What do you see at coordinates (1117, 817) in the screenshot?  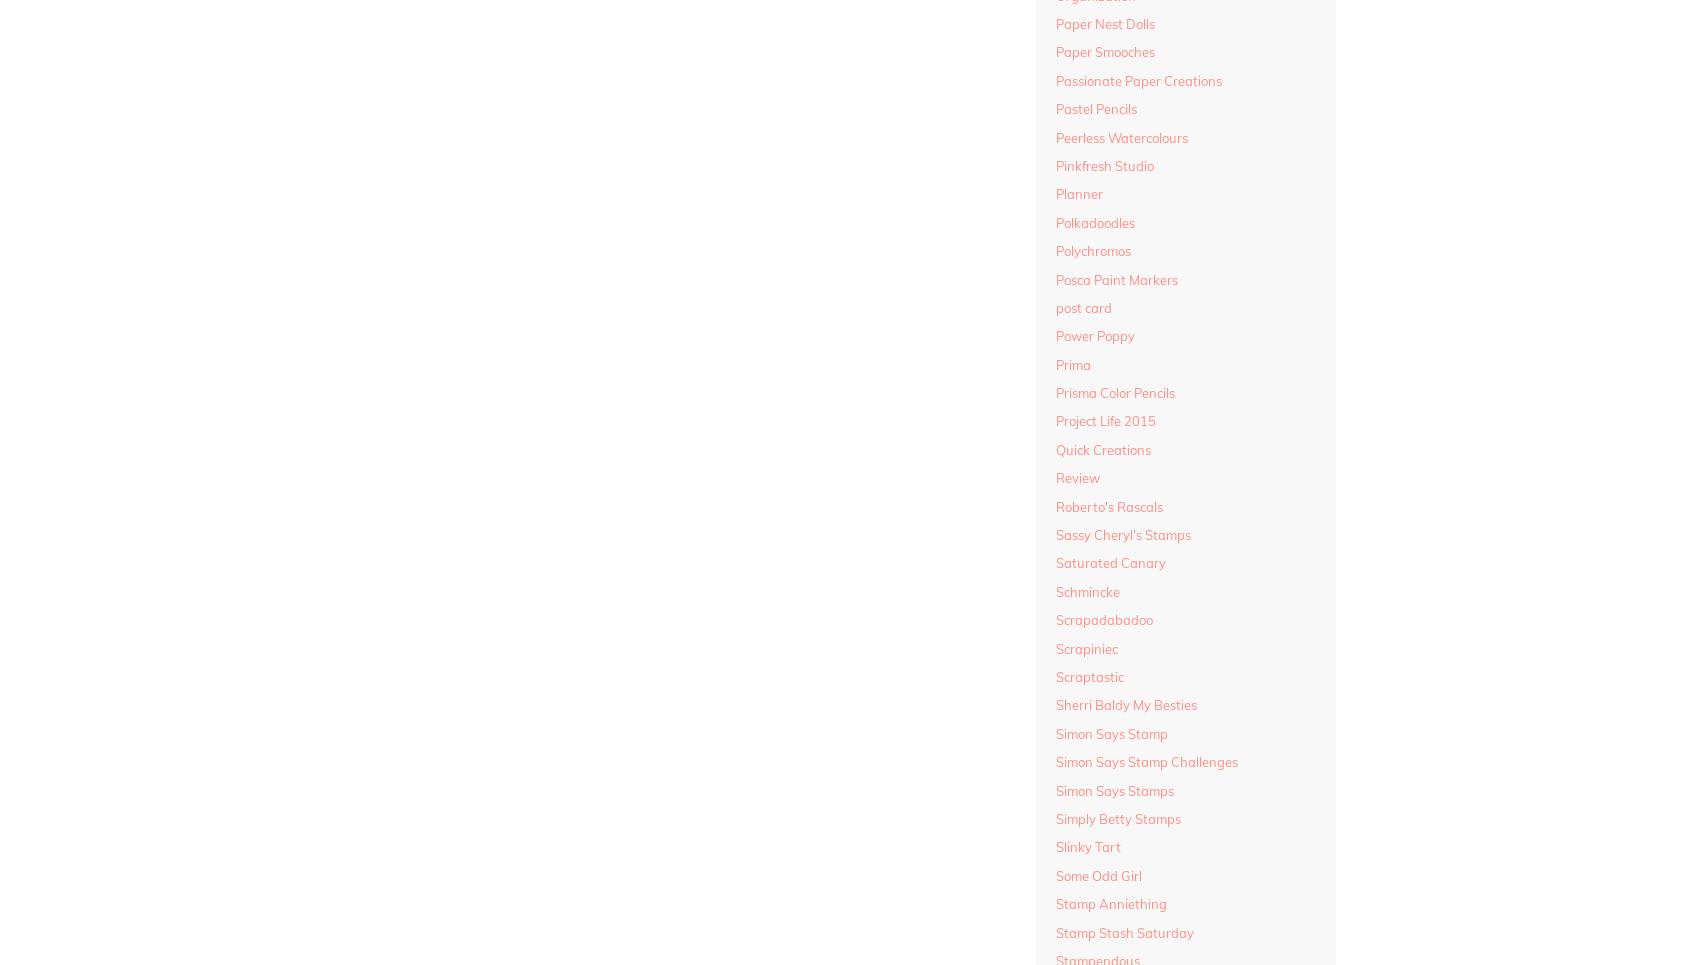 I see `'Simply Betty Stamps'` at bounding box center [1117, 817].